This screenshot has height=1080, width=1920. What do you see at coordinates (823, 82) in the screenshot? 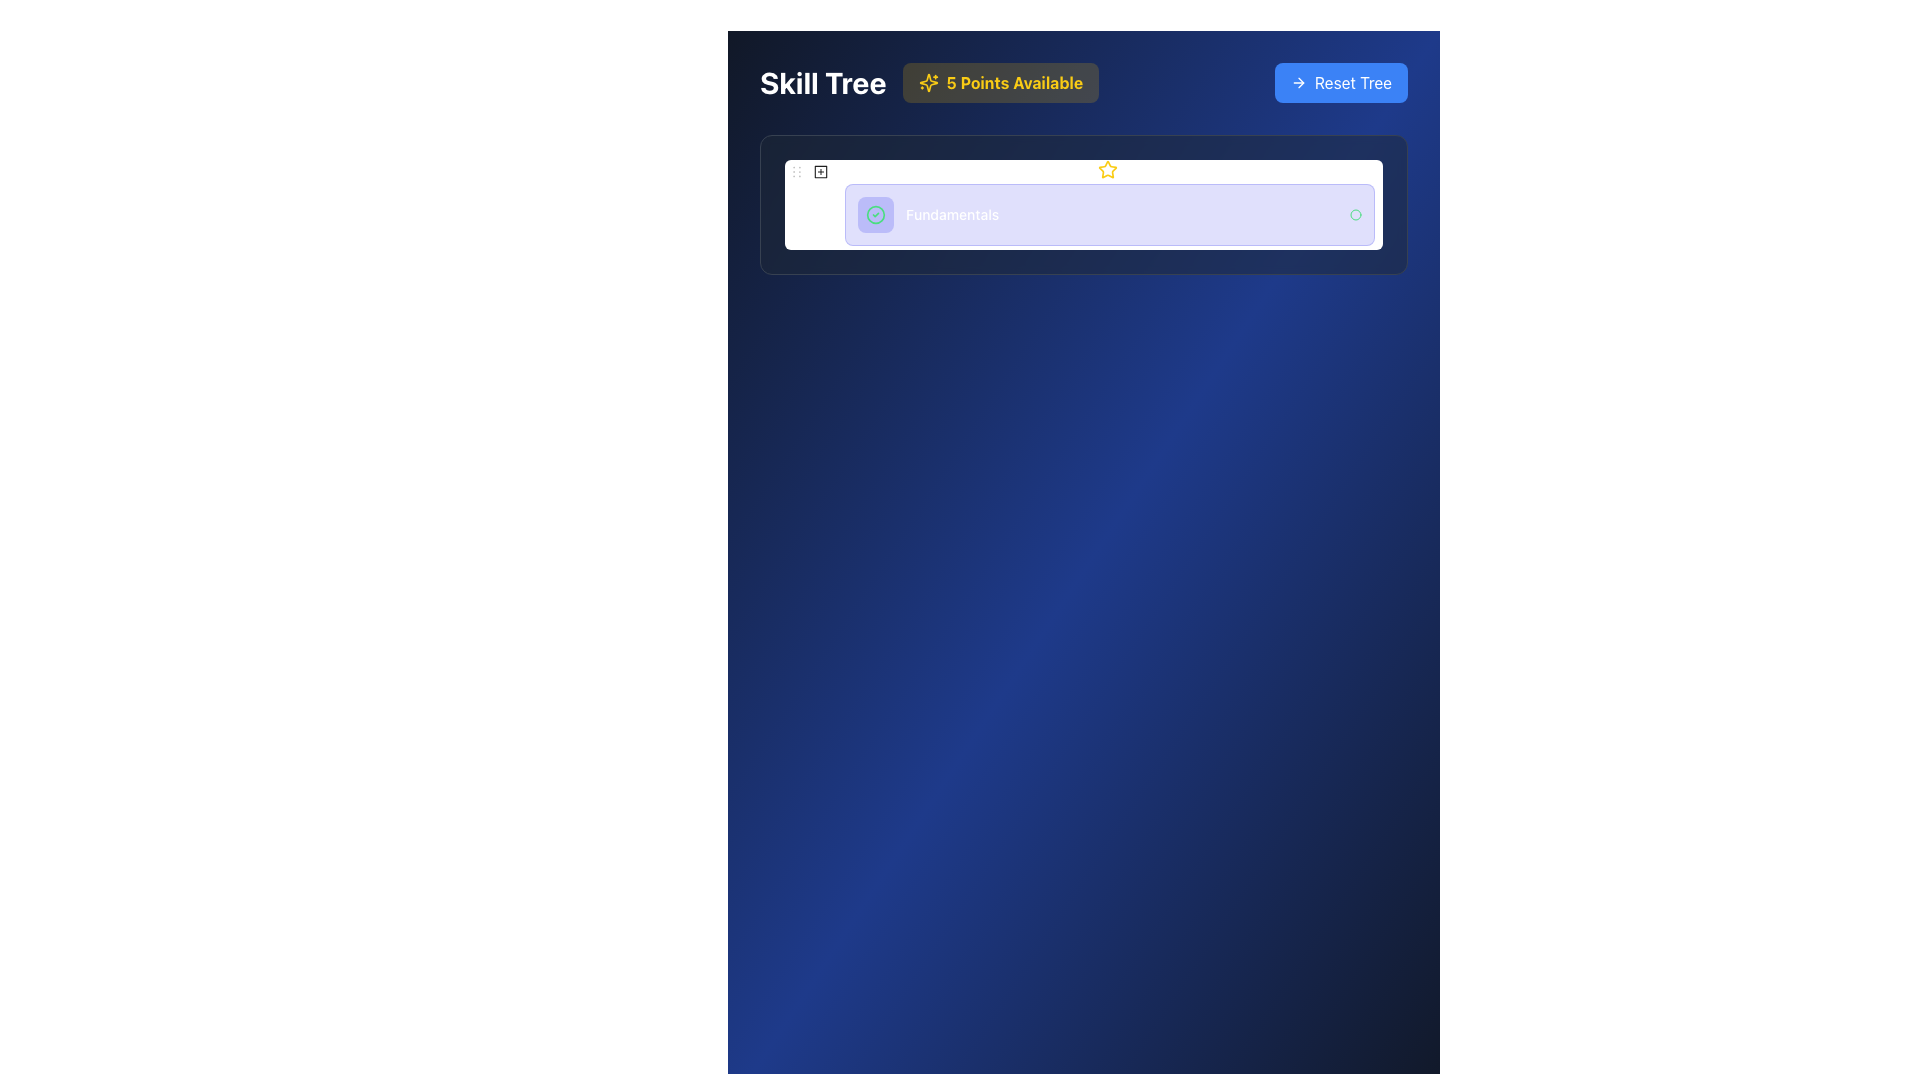
I see `the bold, white text label 'Skill Tree' at the top-left of the interface to possibly reveal additional visual effects` at bounding box center [823, 82].